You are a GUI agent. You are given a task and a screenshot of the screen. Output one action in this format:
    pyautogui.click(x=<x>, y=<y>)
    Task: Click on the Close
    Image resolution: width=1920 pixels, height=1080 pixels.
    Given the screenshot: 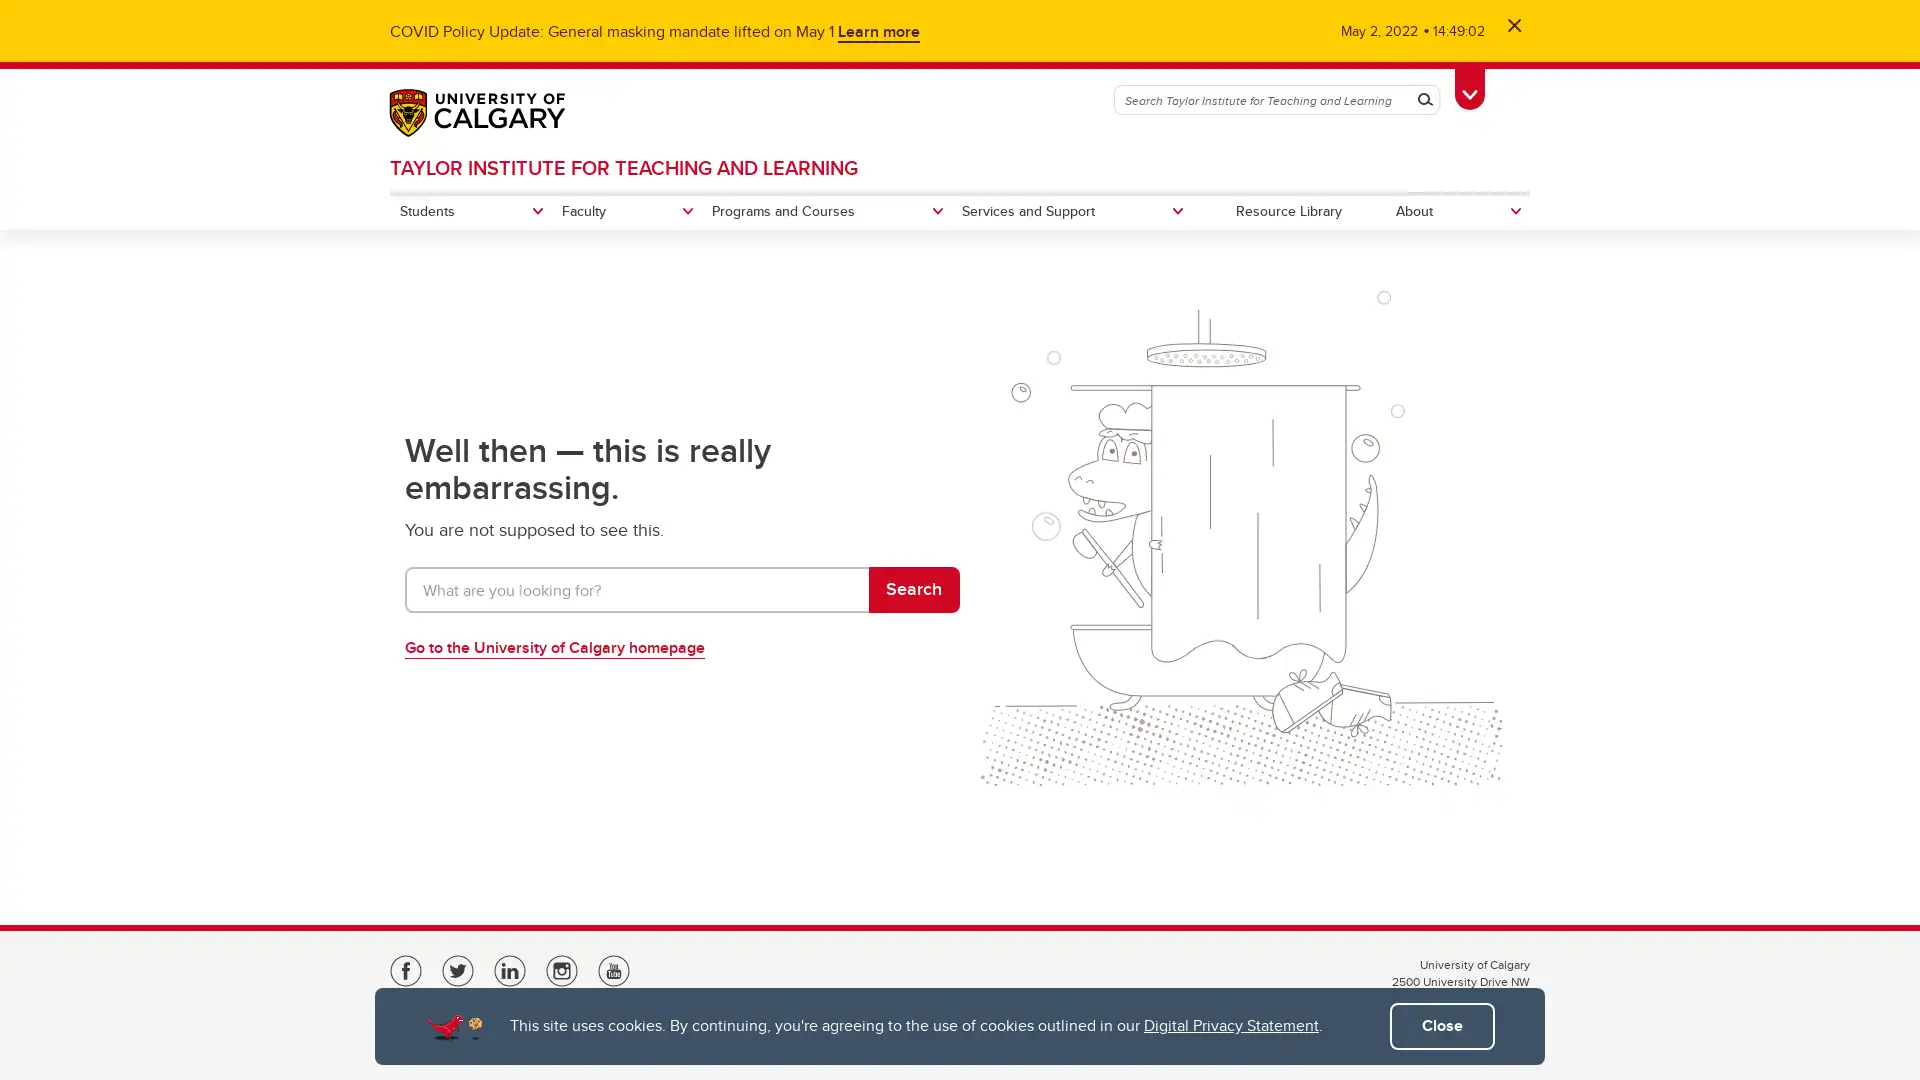 What is the action you would take?
    pyautogui.click(x=1442, y=1026)
    